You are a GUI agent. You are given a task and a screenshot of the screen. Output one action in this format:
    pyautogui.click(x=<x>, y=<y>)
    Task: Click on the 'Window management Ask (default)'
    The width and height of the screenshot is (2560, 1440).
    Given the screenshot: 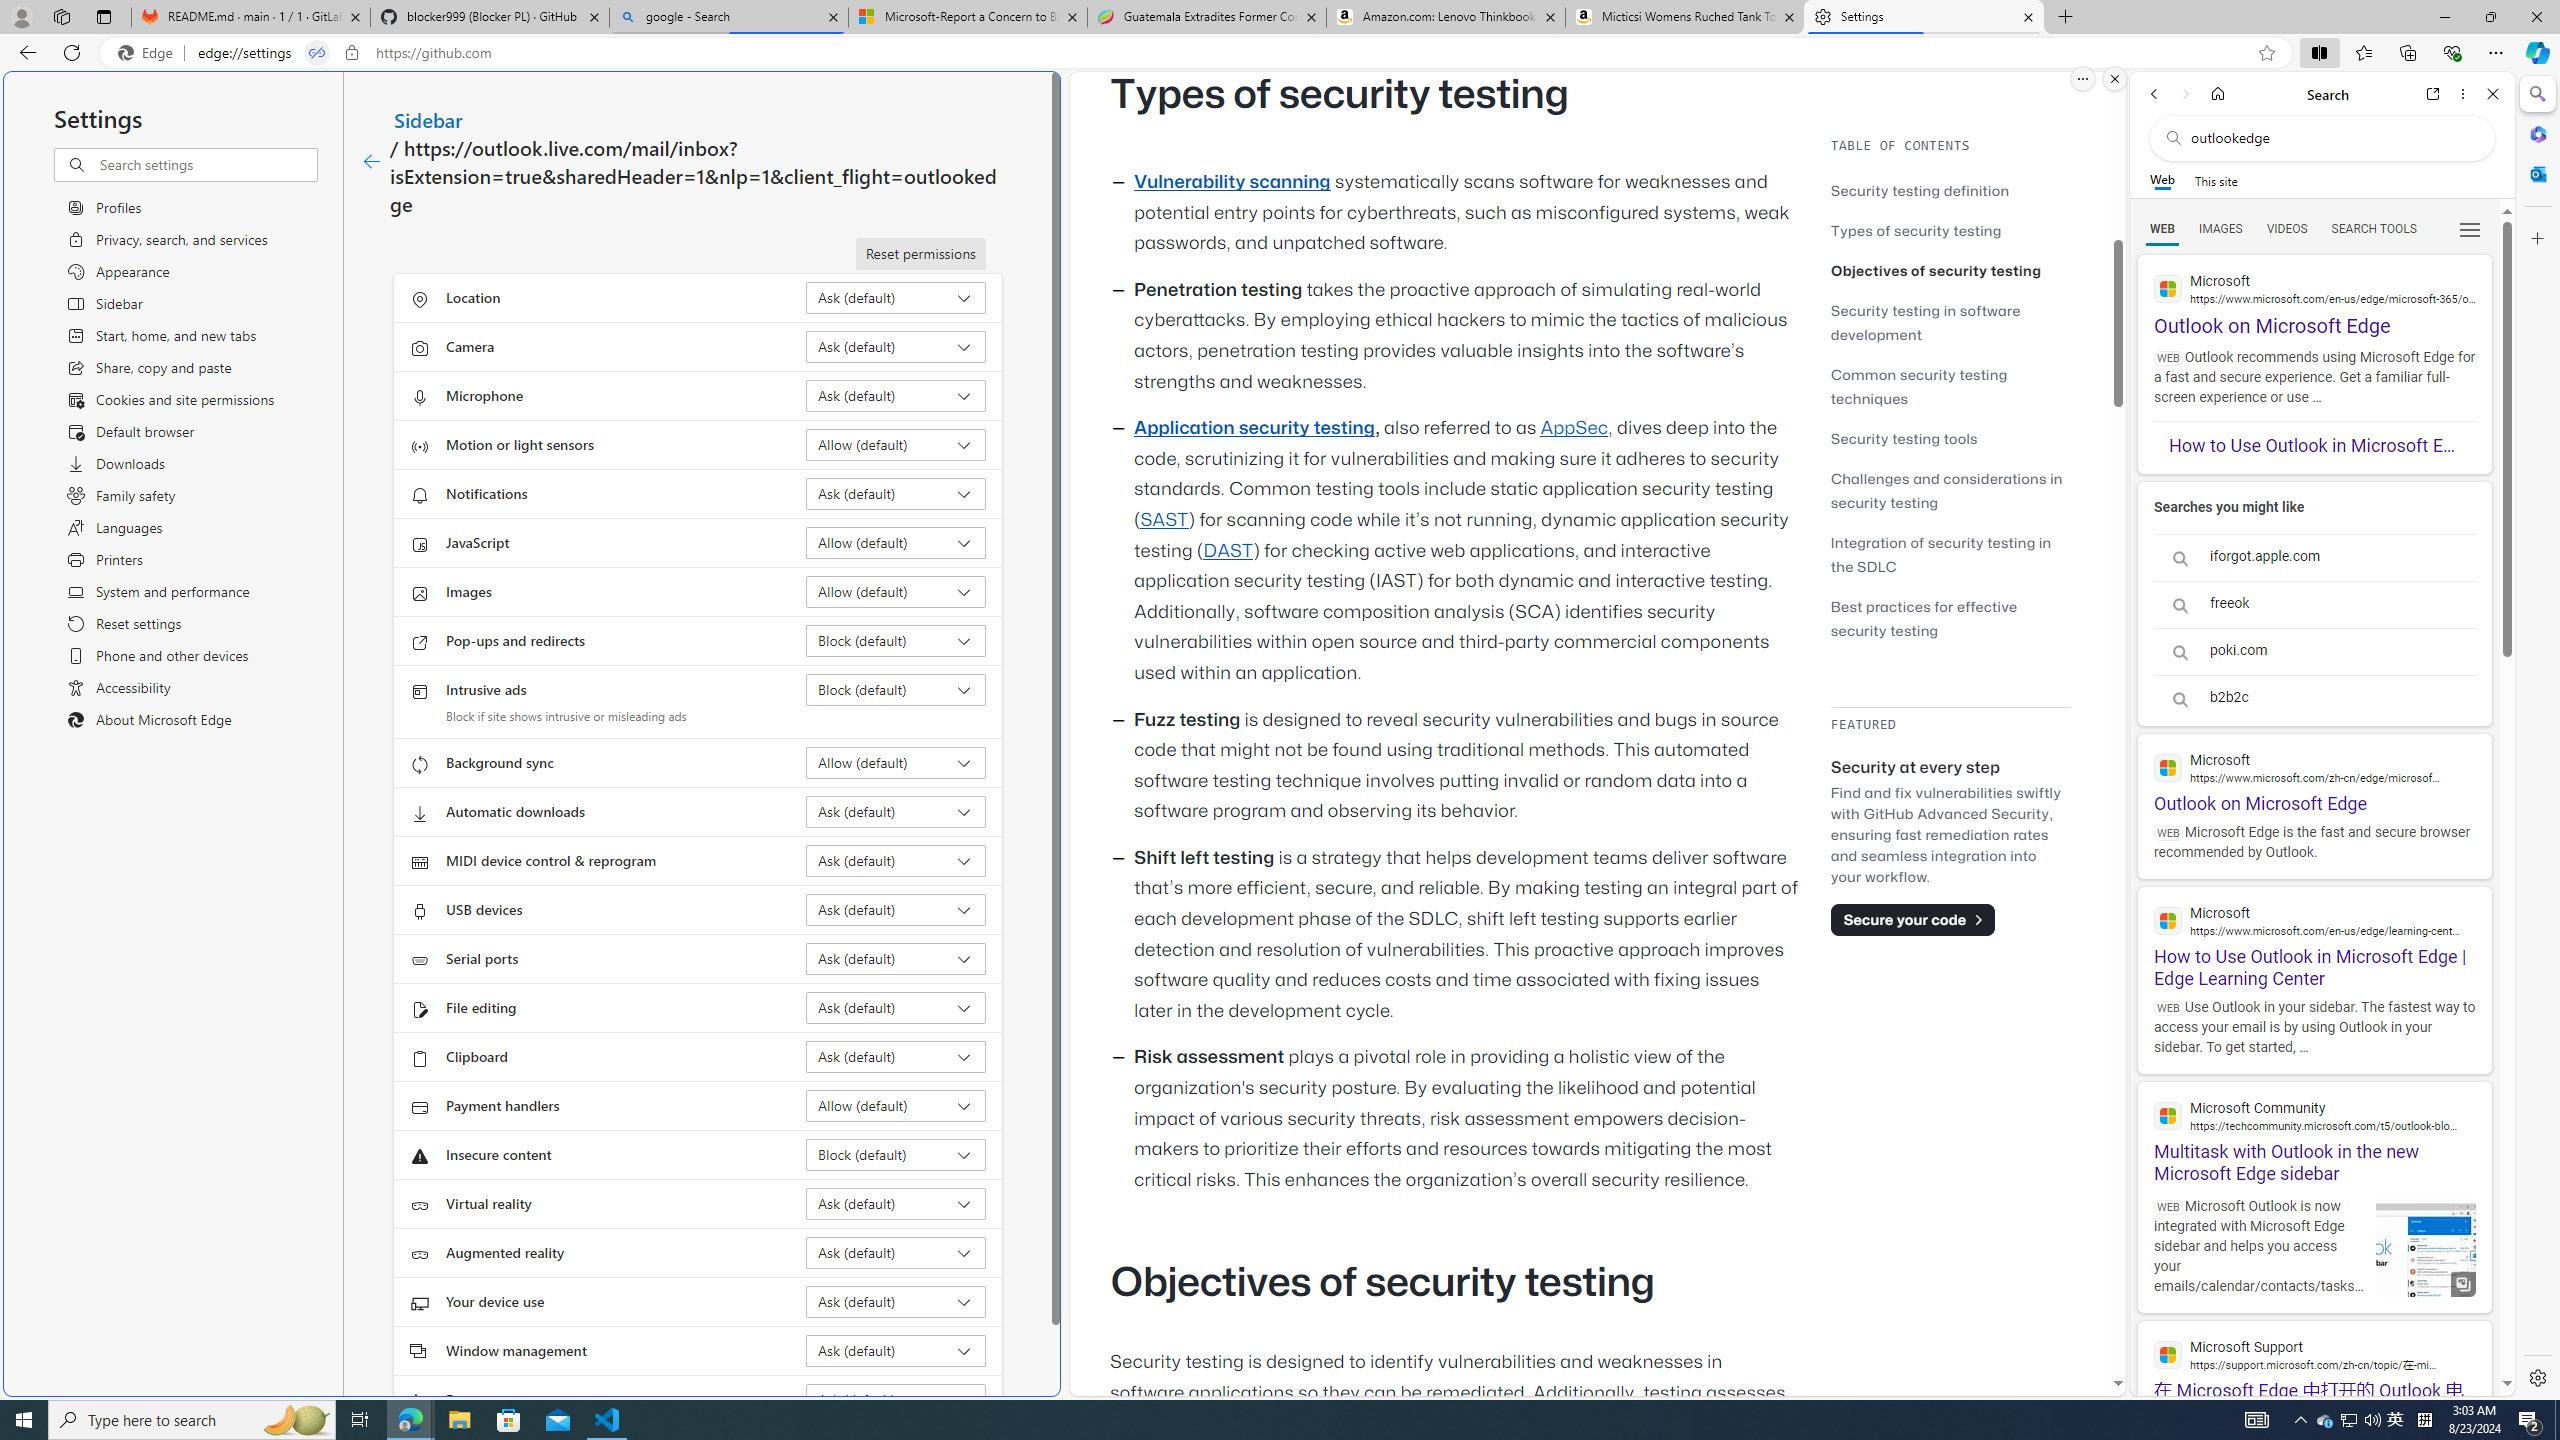 What is the action you would take?
    pyautogui.click(x=896, y=1349)
    